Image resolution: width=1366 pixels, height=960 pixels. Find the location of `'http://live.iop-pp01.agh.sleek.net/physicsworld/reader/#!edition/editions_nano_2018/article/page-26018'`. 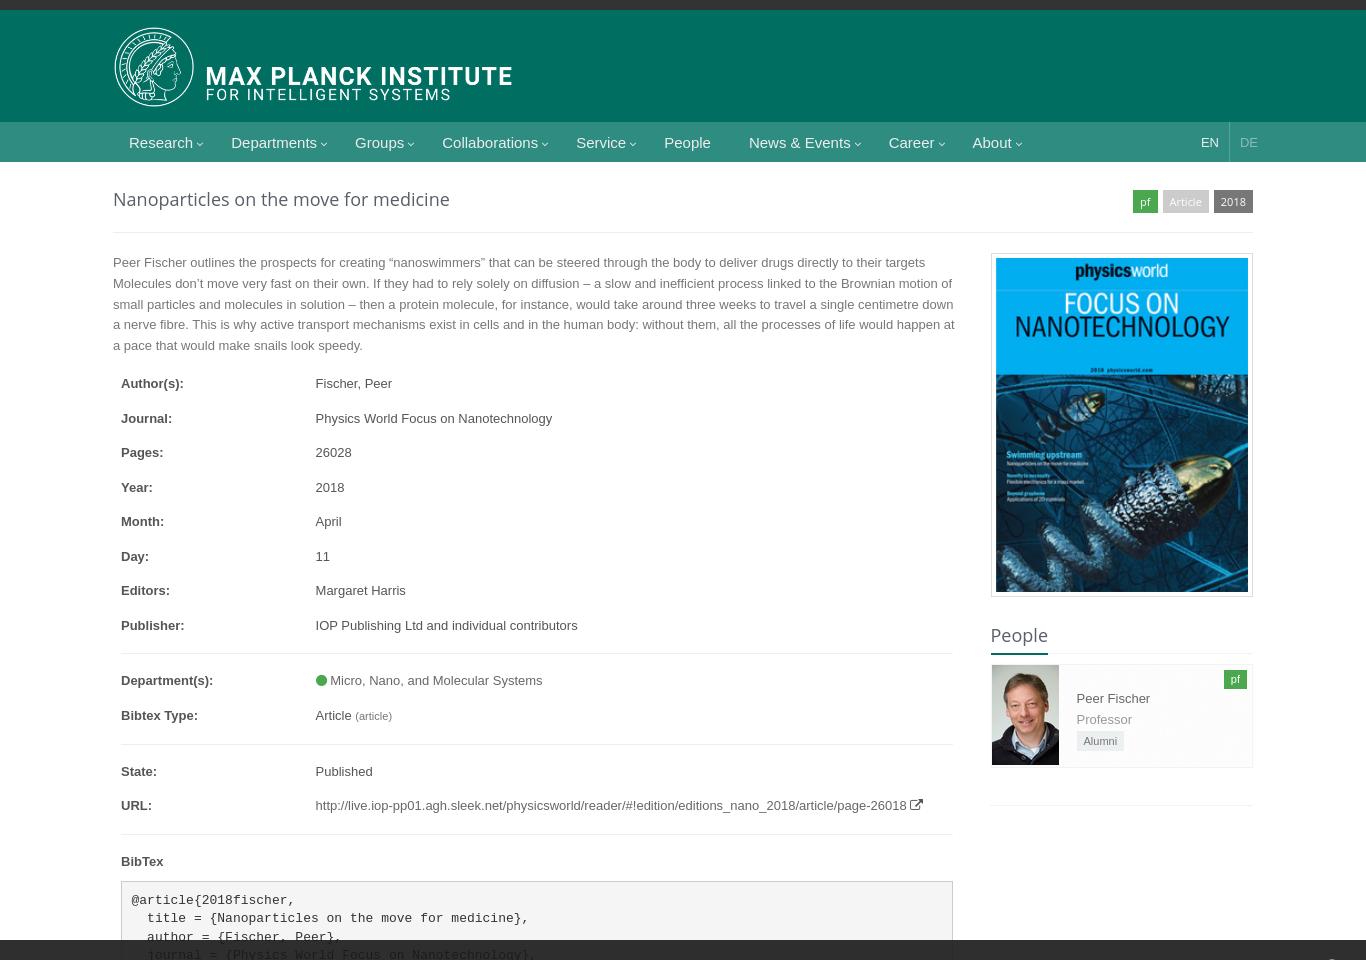

'http://live.iop-pp01.agh.sleek.net/physicsworld/reader/#!edition/editions_nano_2018/article/page-26018' is located at coordinates (609, 805).